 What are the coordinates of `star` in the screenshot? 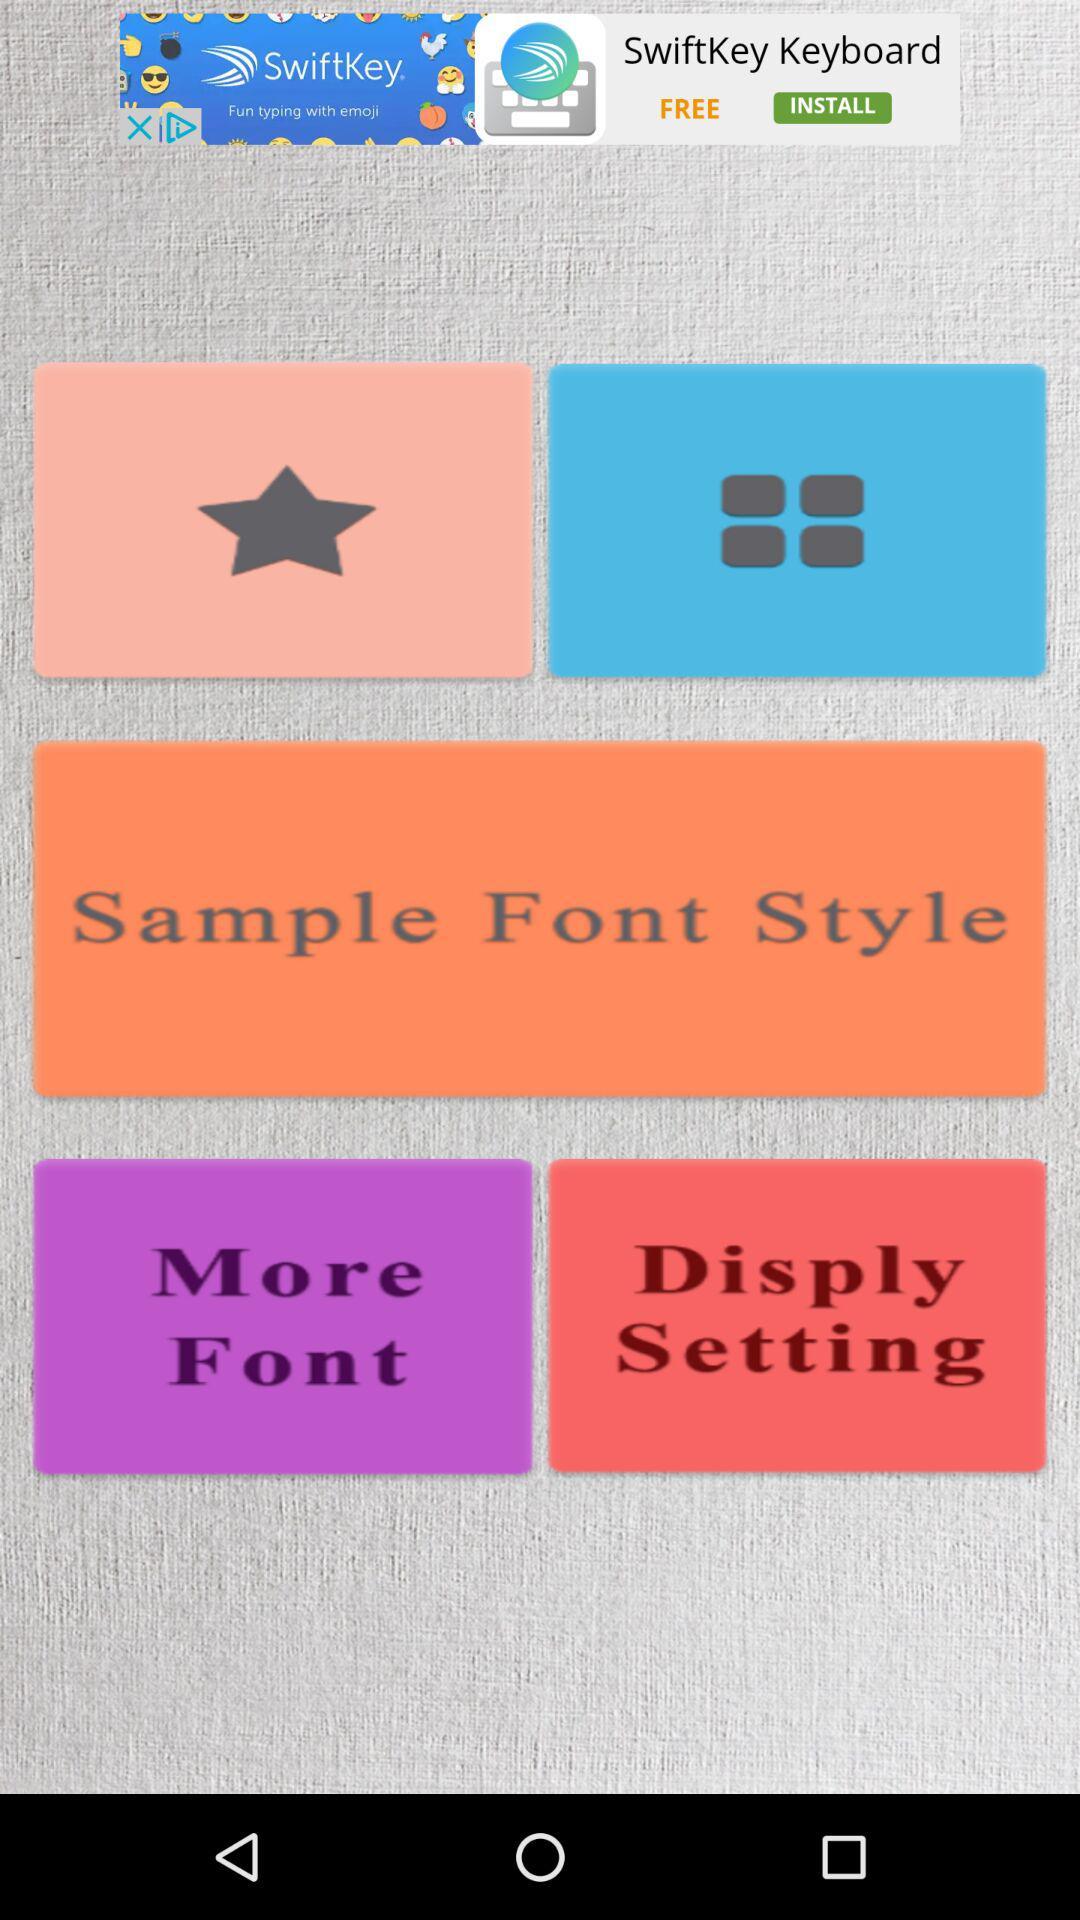 It's located at (283, 524).